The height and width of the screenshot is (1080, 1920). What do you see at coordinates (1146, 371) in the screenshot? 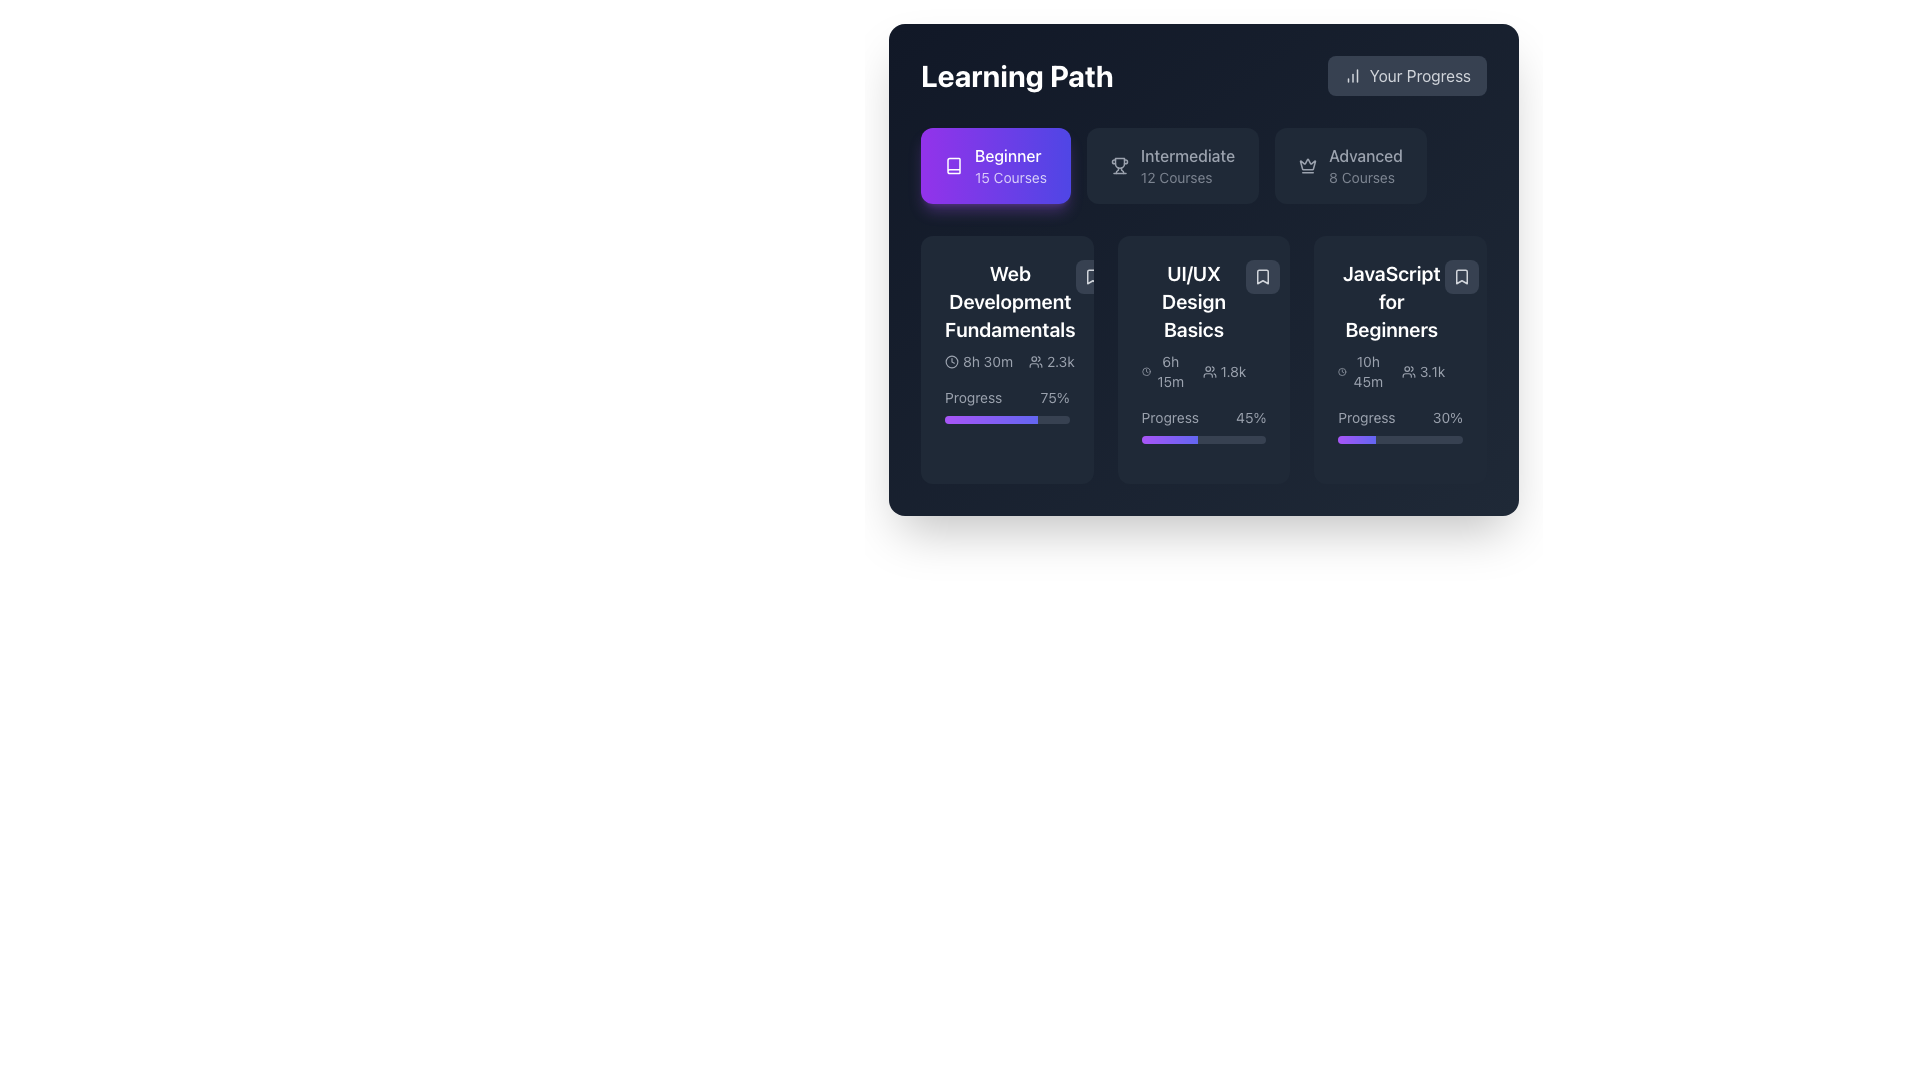
I see `the small circular clock icon with minimalist outline, located to the left of the text '6h 15m' in the 'UI/UX Design Basics' card` at bounding box center [1146, 371].